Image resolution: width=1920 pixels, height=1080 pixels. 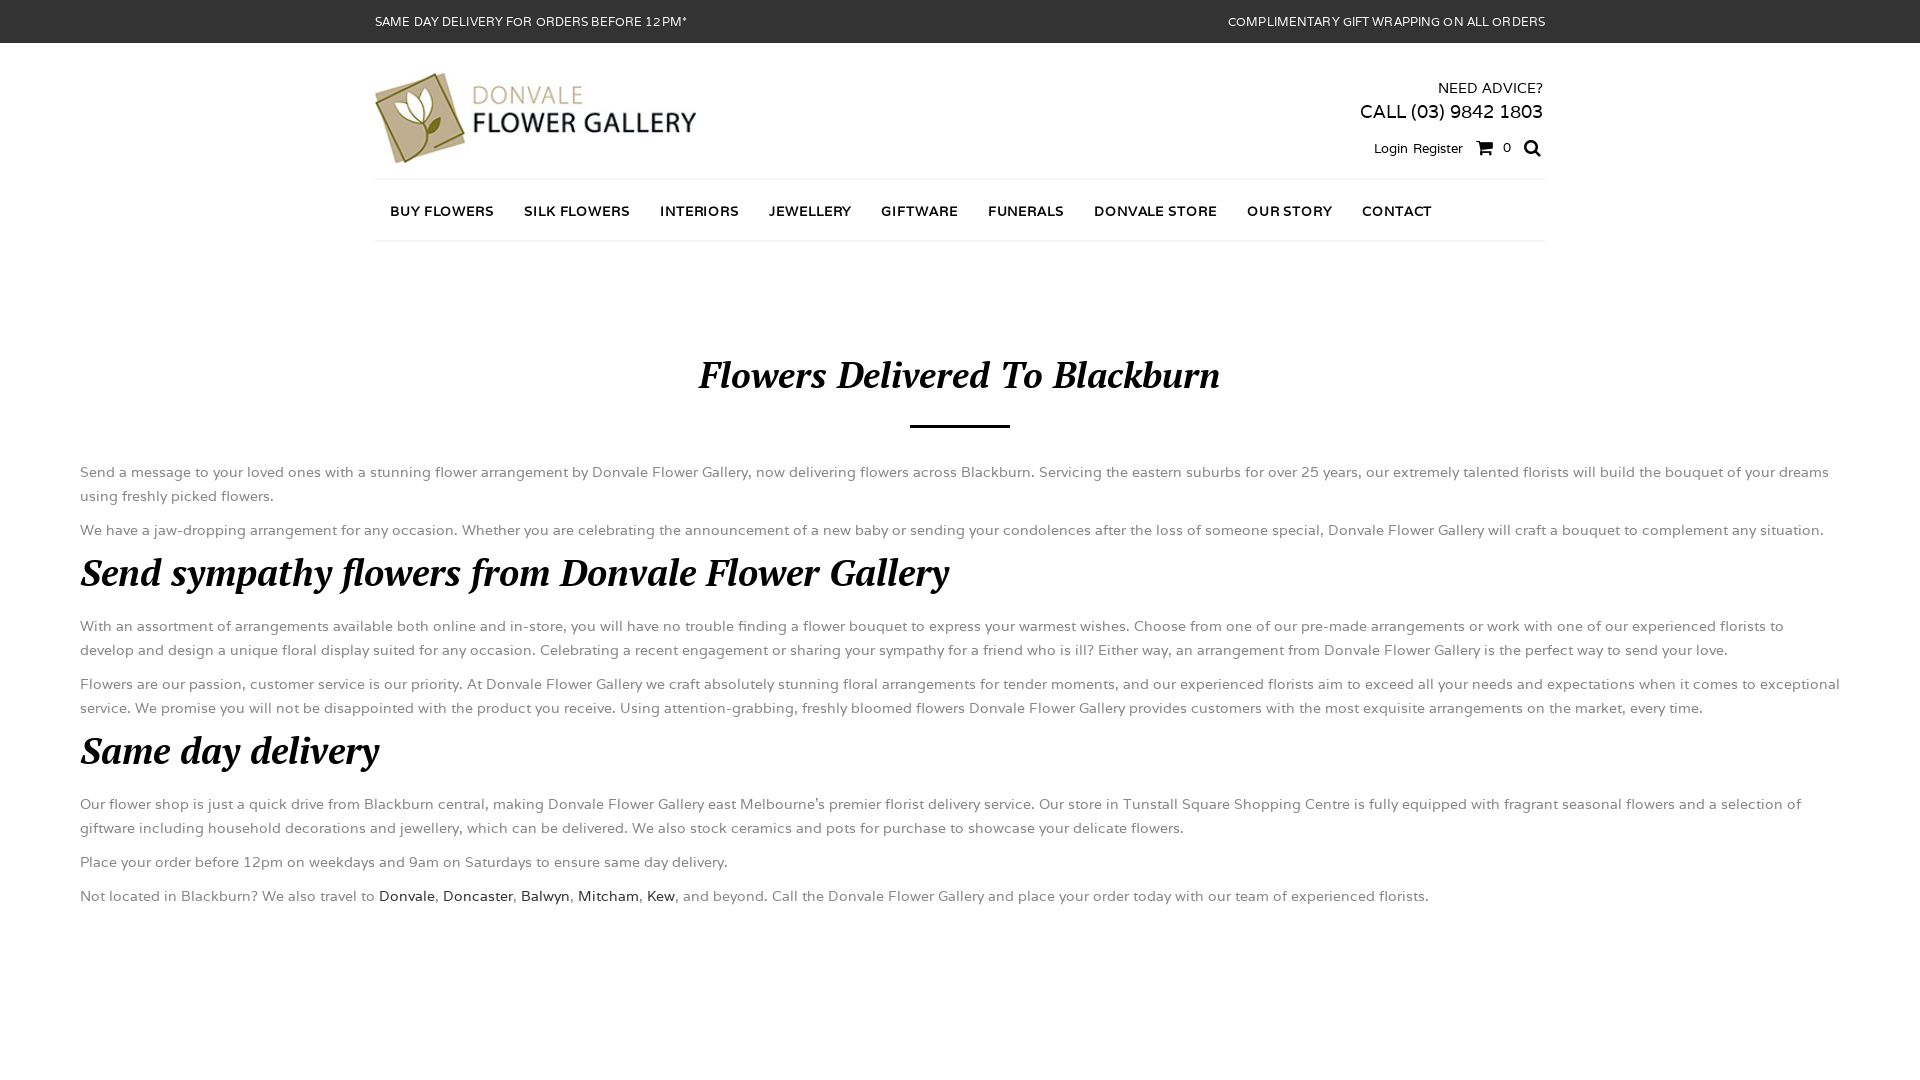 What do you see at coordinates (1489, 145) in the screenshot?
I see `'0'` at bounding box center [1489, 145].